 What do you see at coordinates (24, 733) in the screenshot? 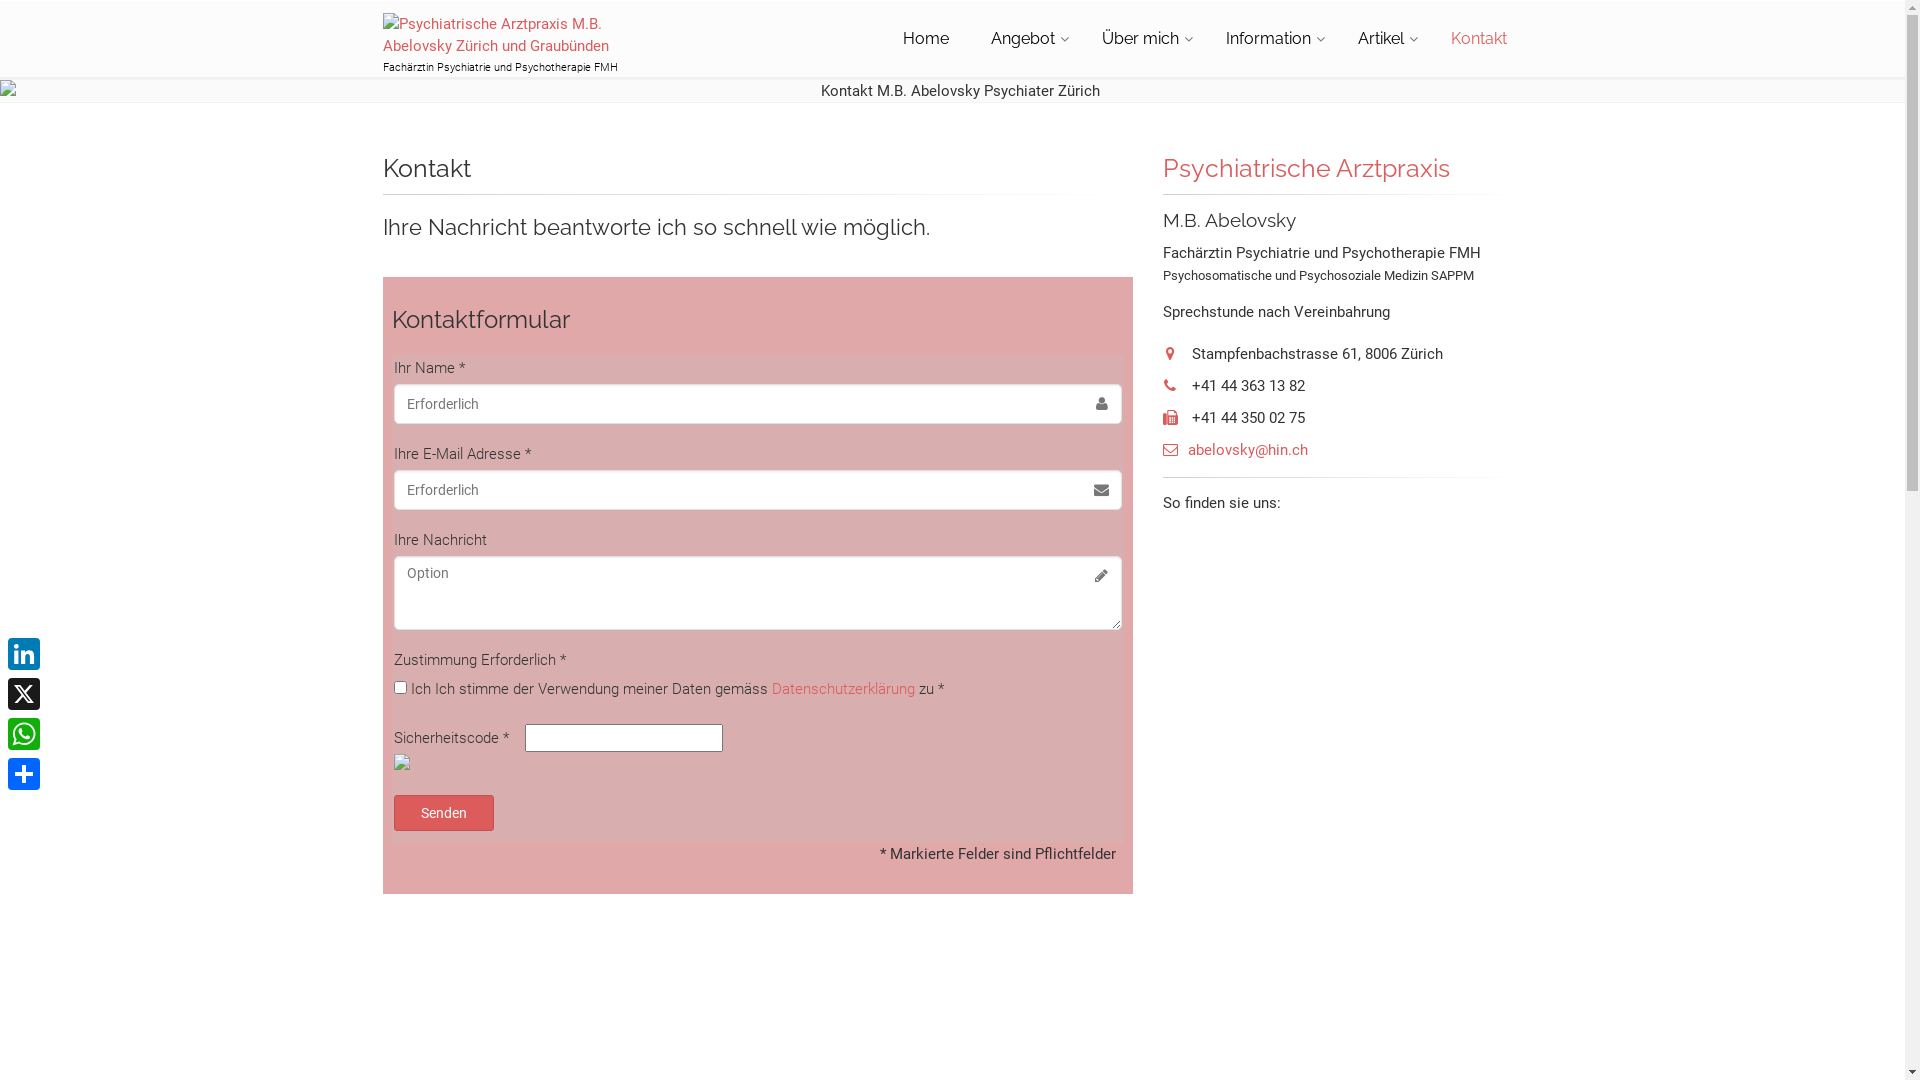
I see `'WhatsApp'` at bounding box center [24, 733].